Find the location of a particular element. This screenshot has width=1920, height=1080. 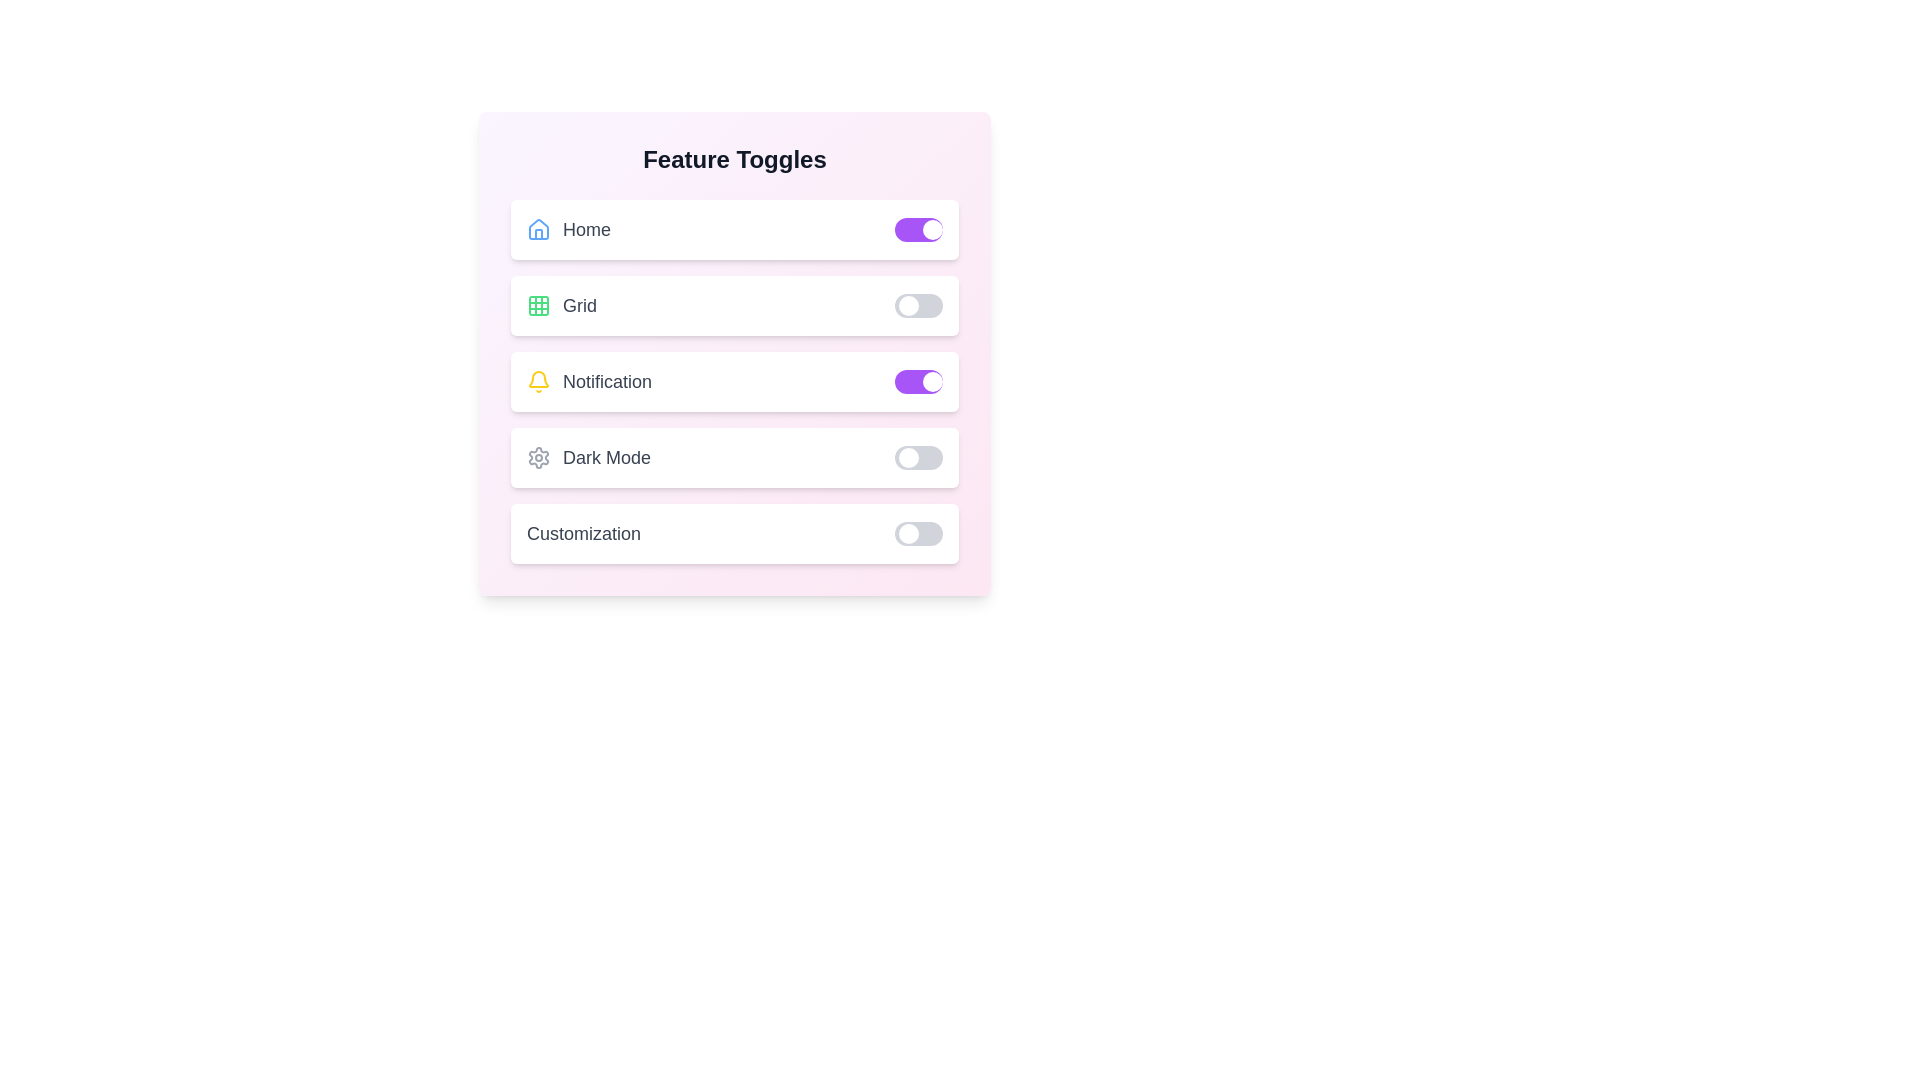

the house icon located in the 'Feature Toggles' menu, which is the first icon in the row and positioned to the left of the 'Home' label is located at coordinates (538, 229).